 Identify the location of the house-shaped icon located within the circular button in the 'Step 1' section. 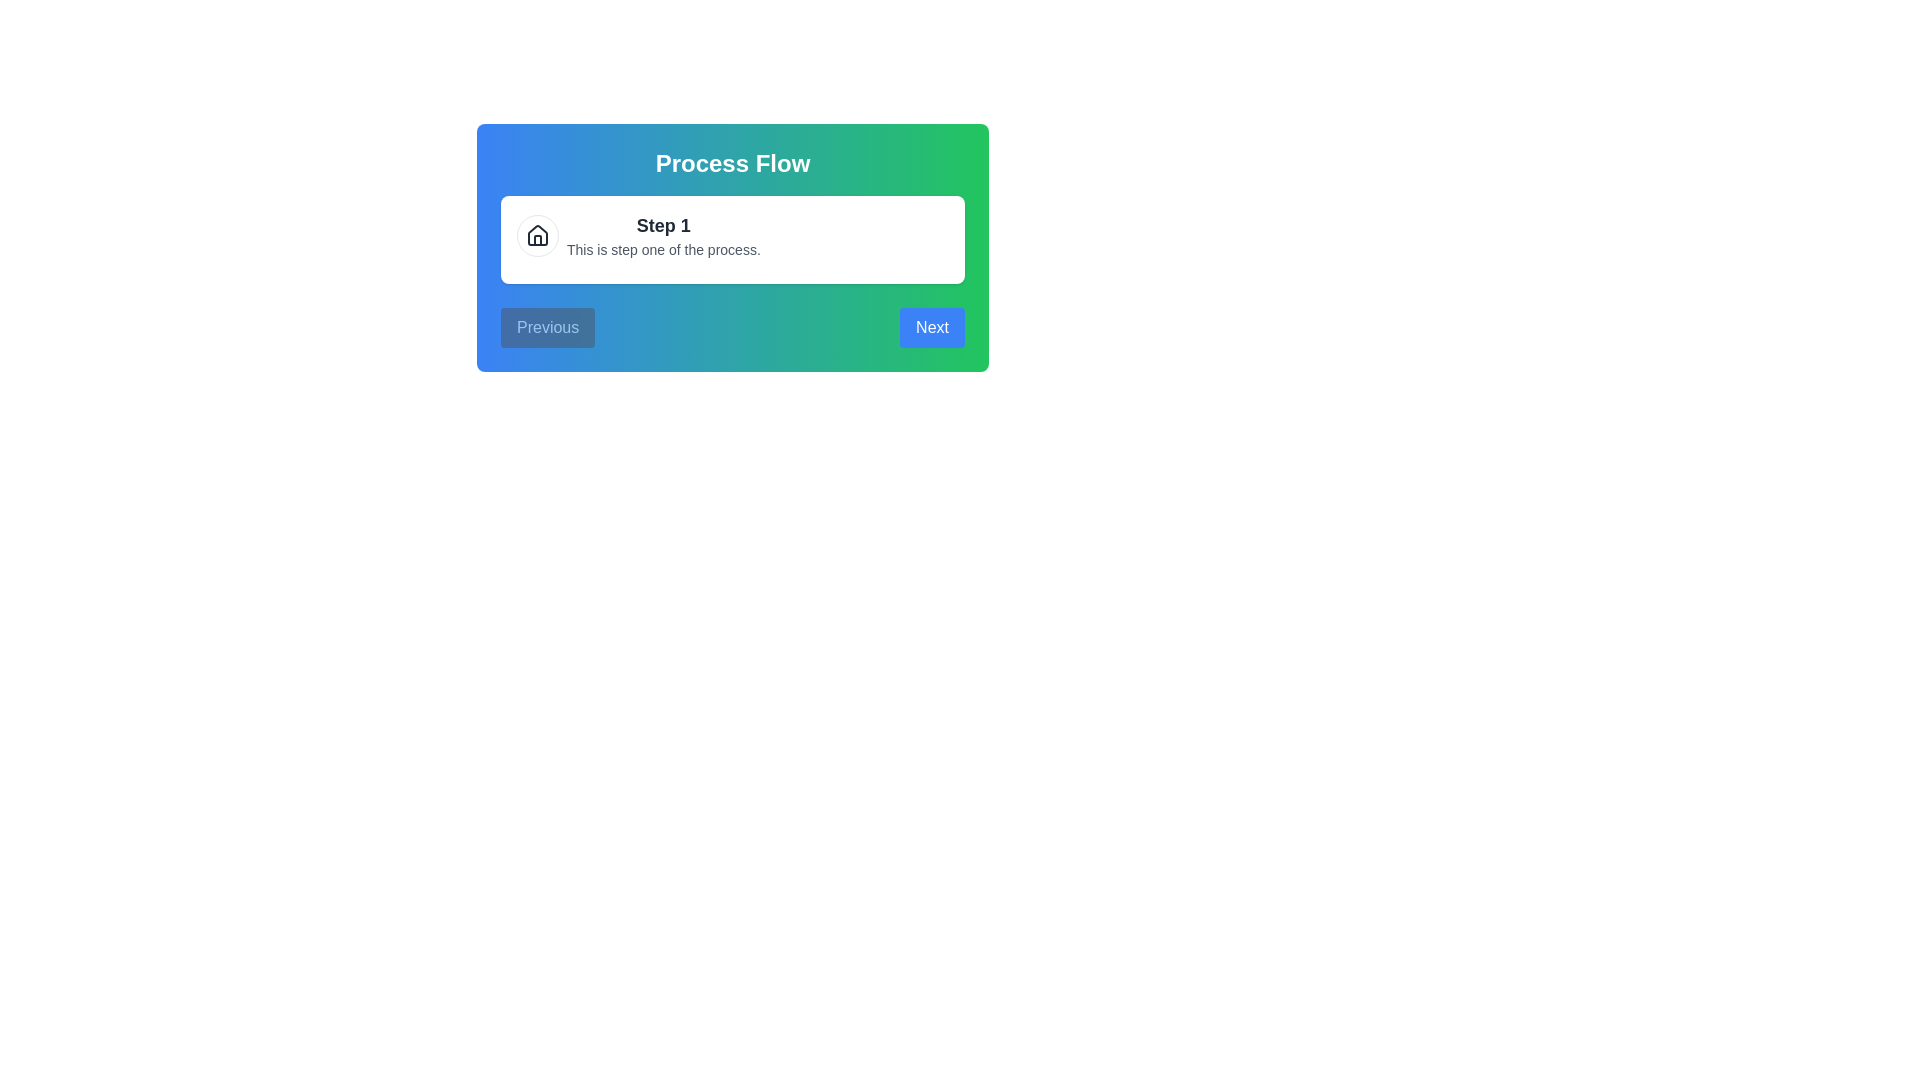
(537, 234).